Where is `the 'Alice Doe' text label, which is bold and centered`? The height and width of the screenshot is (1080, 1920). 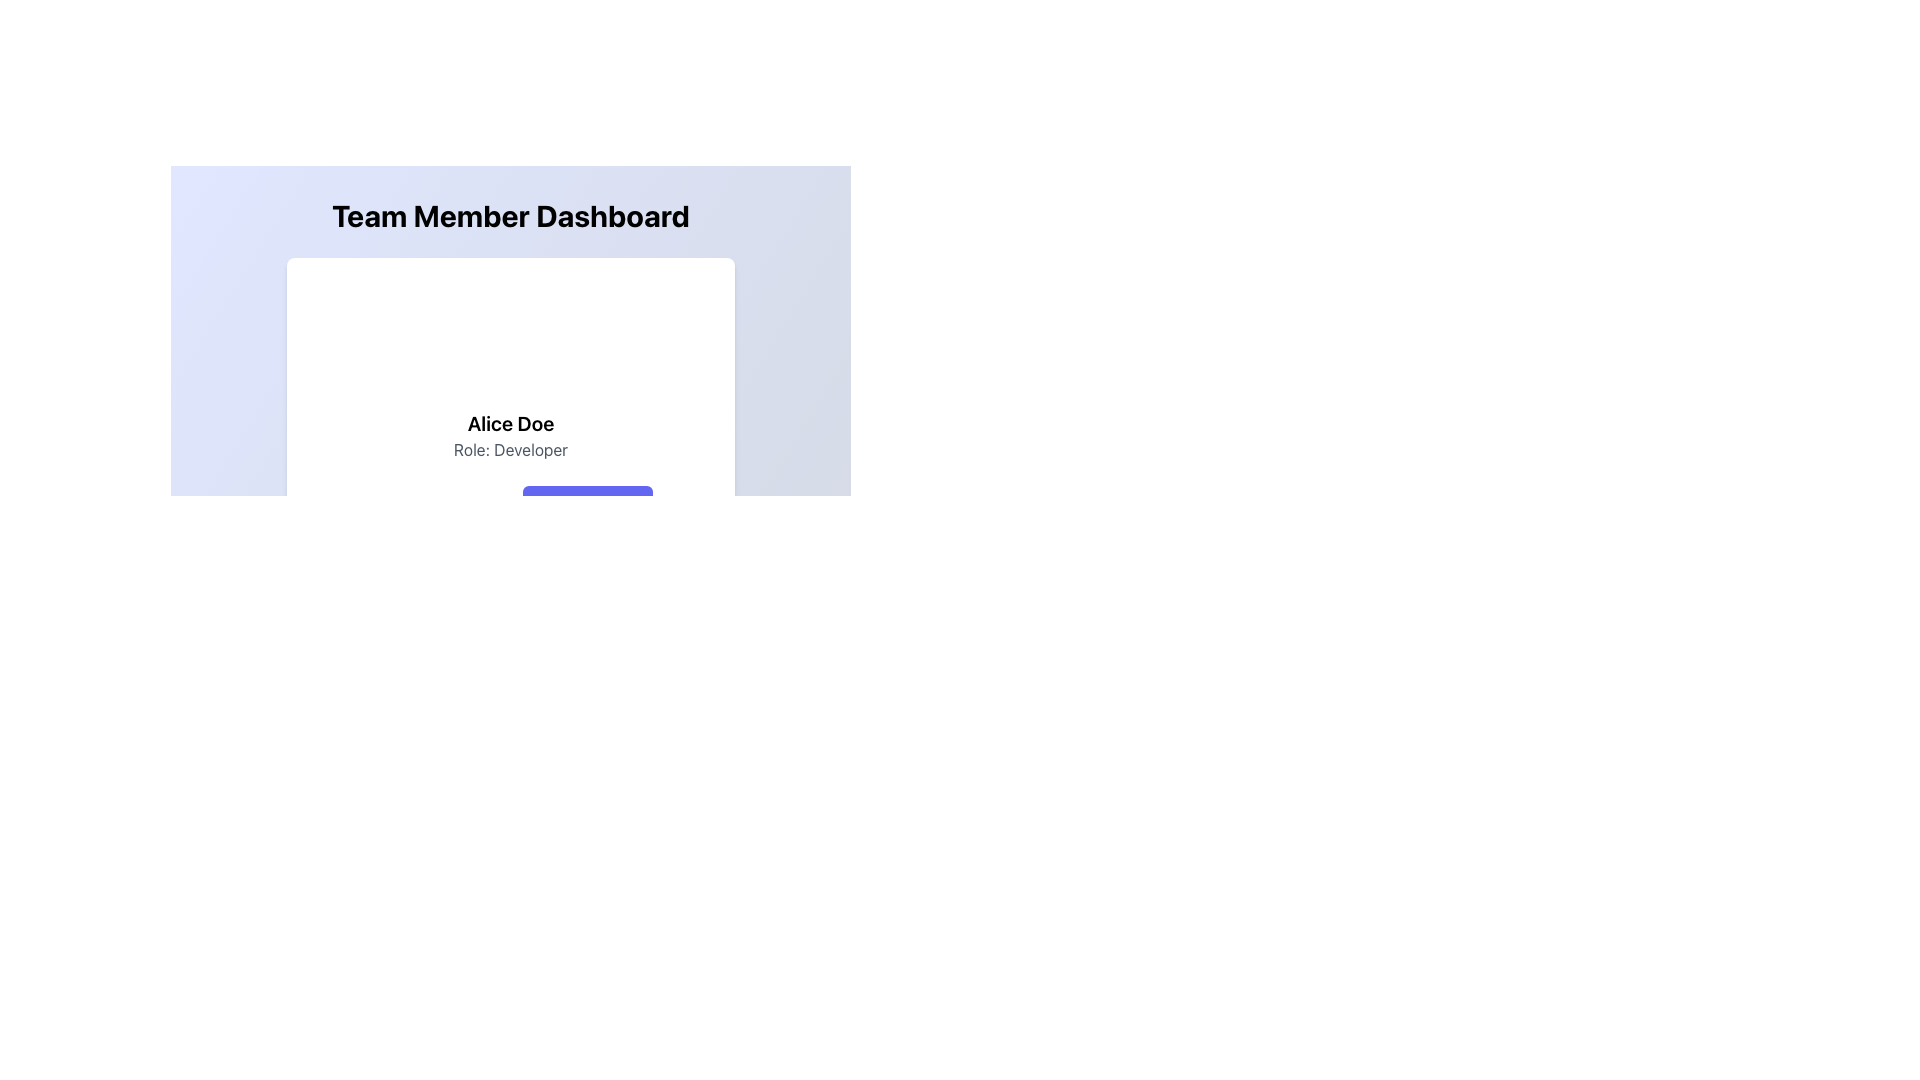 the 'Alice Doe' text label, which is bold and centered is located at coordinates (510, 423).